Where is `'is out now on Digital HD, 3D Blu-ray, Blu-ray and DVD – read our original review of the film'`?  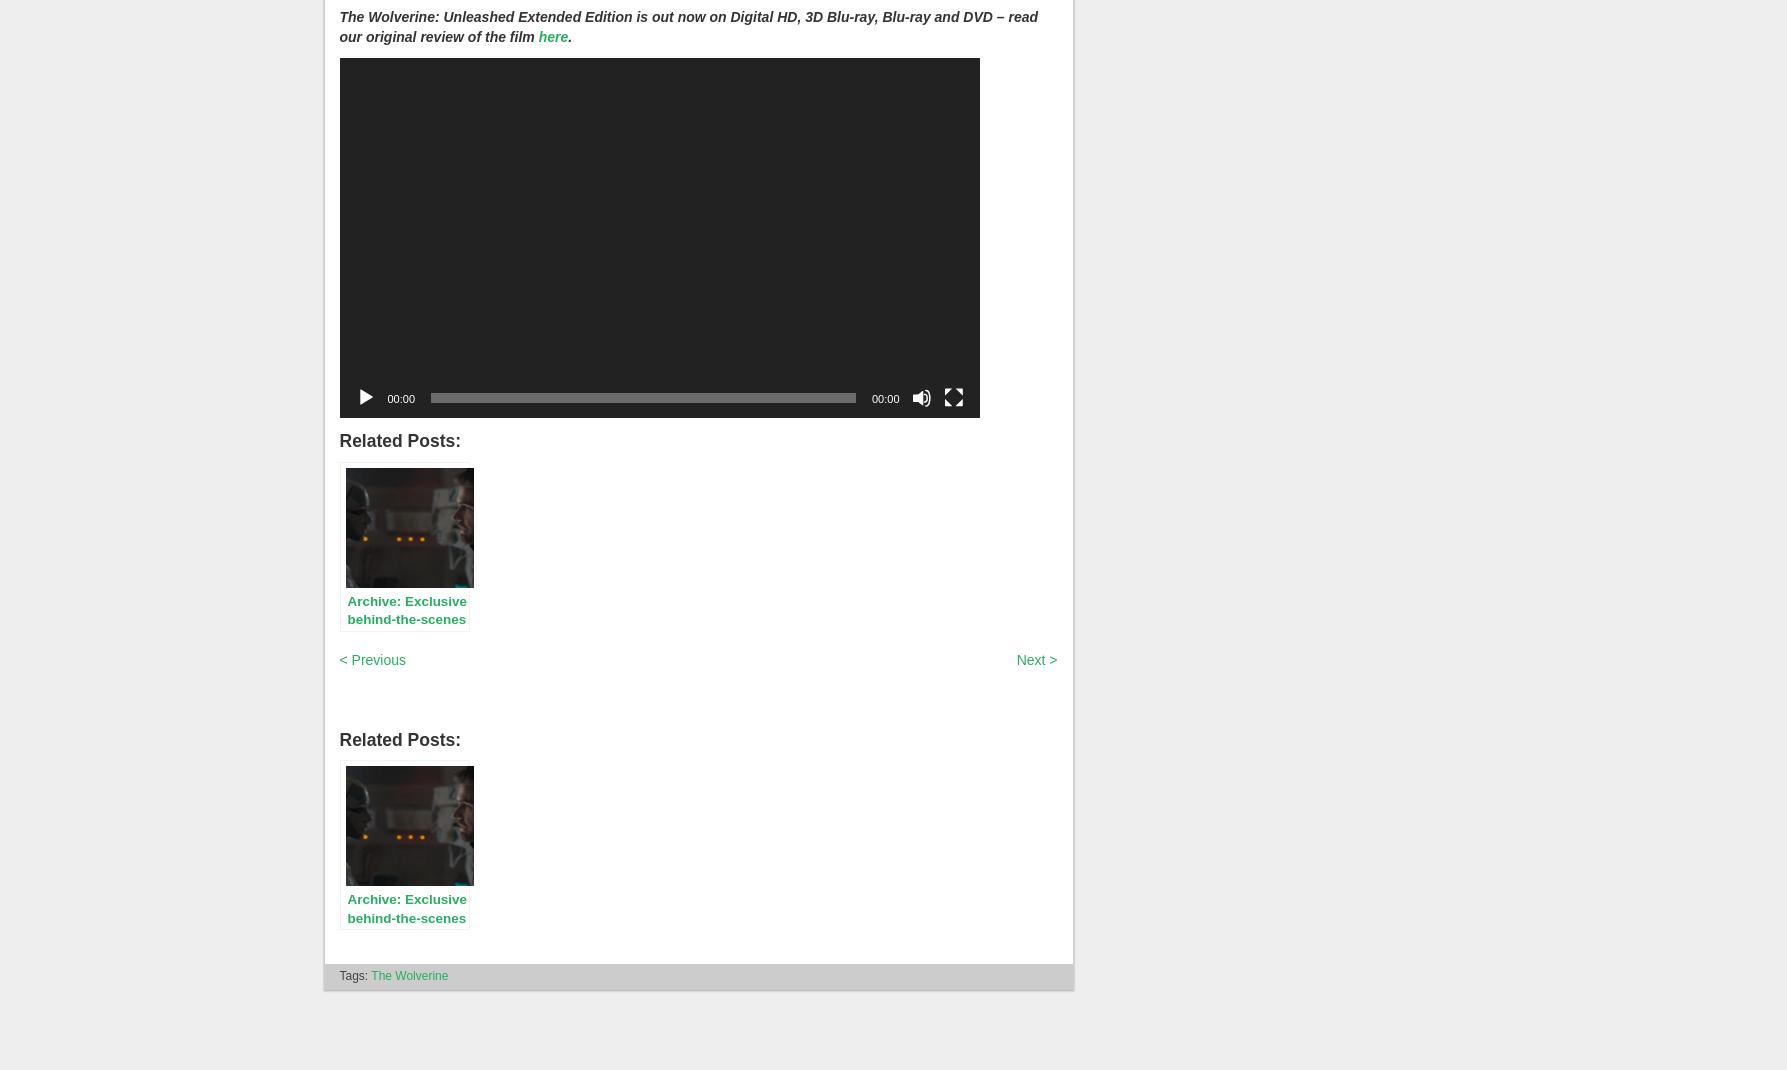
'is out now on Digital HD, 3D Blu-ray, Blu-ray and DVD – read our original review of the film' is located at coordinates (687, 25).